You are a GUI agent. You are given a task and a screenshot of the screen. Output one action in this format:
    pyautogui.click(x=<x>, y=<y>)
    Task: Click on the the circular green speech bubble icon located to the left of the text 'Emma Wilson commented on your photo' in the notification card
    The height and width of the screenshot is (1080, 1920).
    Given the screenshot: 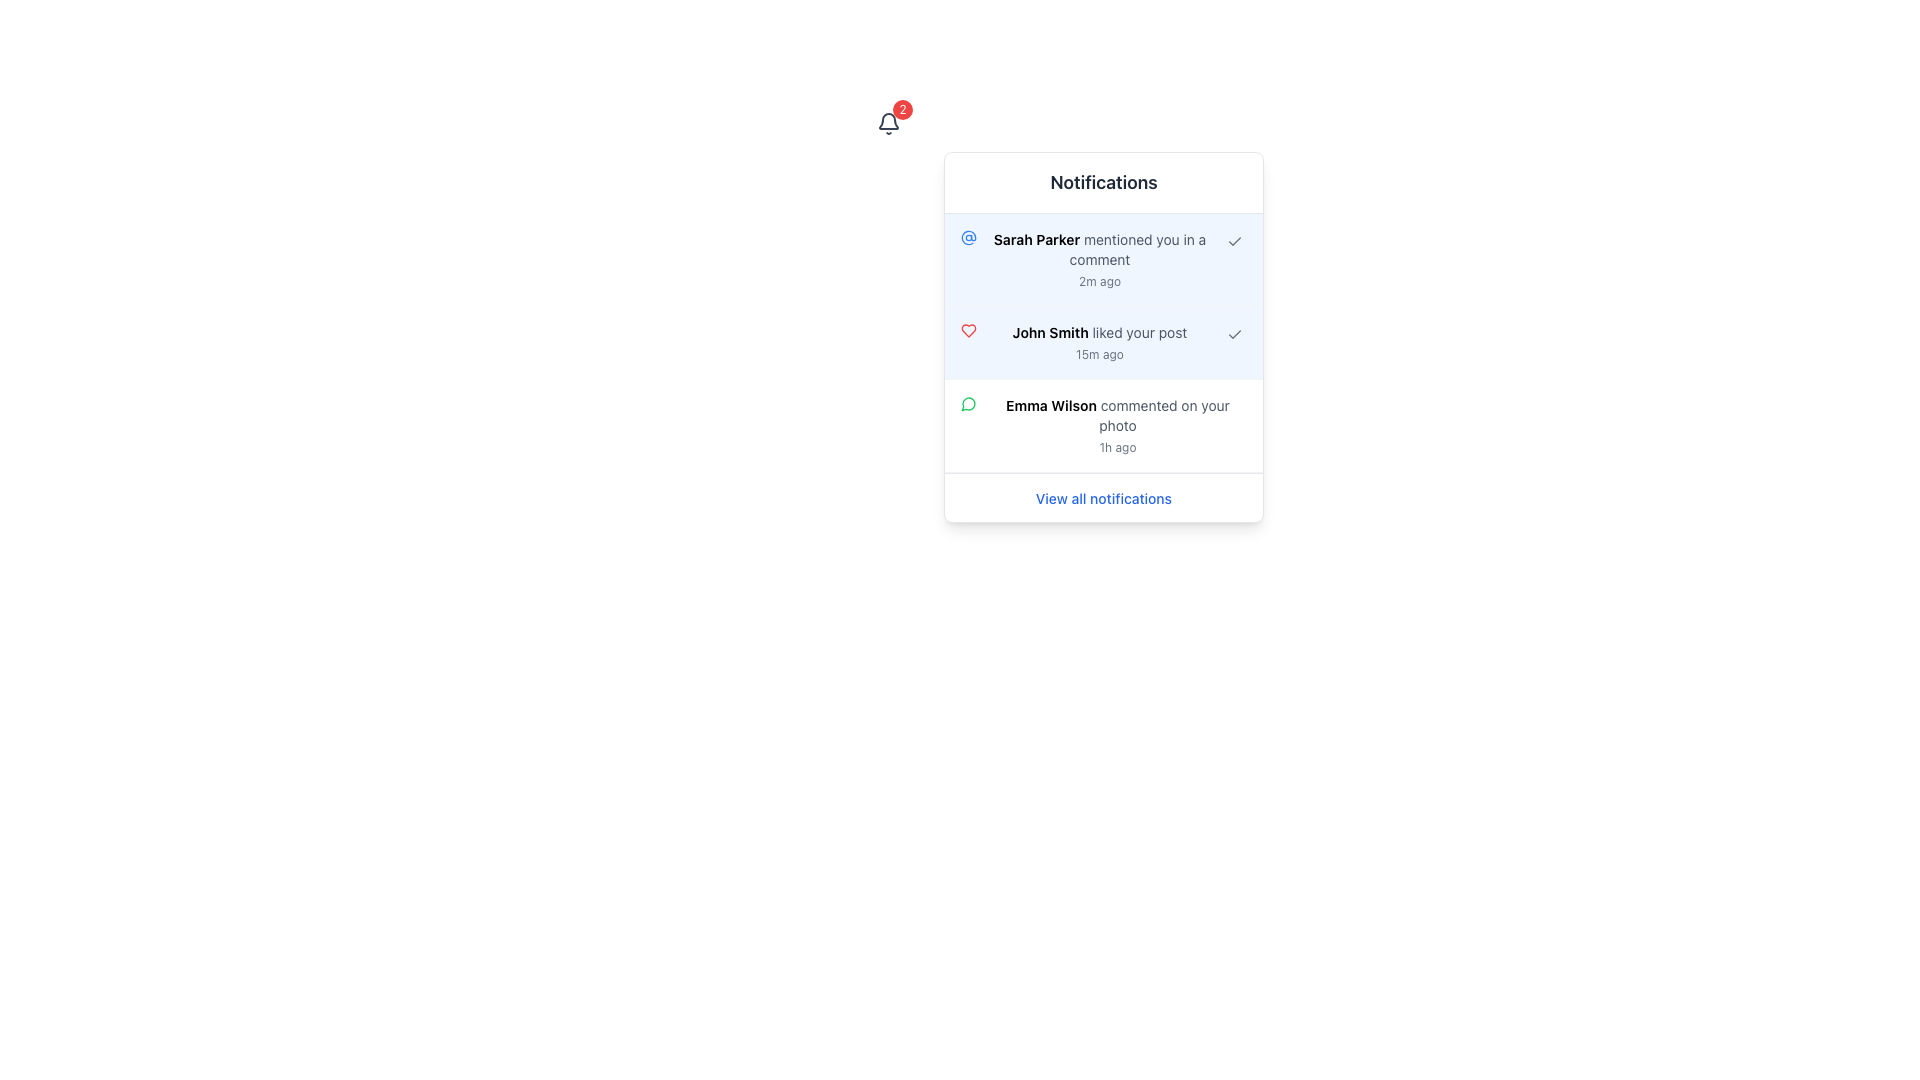 What is the action you would take?
    pyautogui.click(x=969, y=404)
    